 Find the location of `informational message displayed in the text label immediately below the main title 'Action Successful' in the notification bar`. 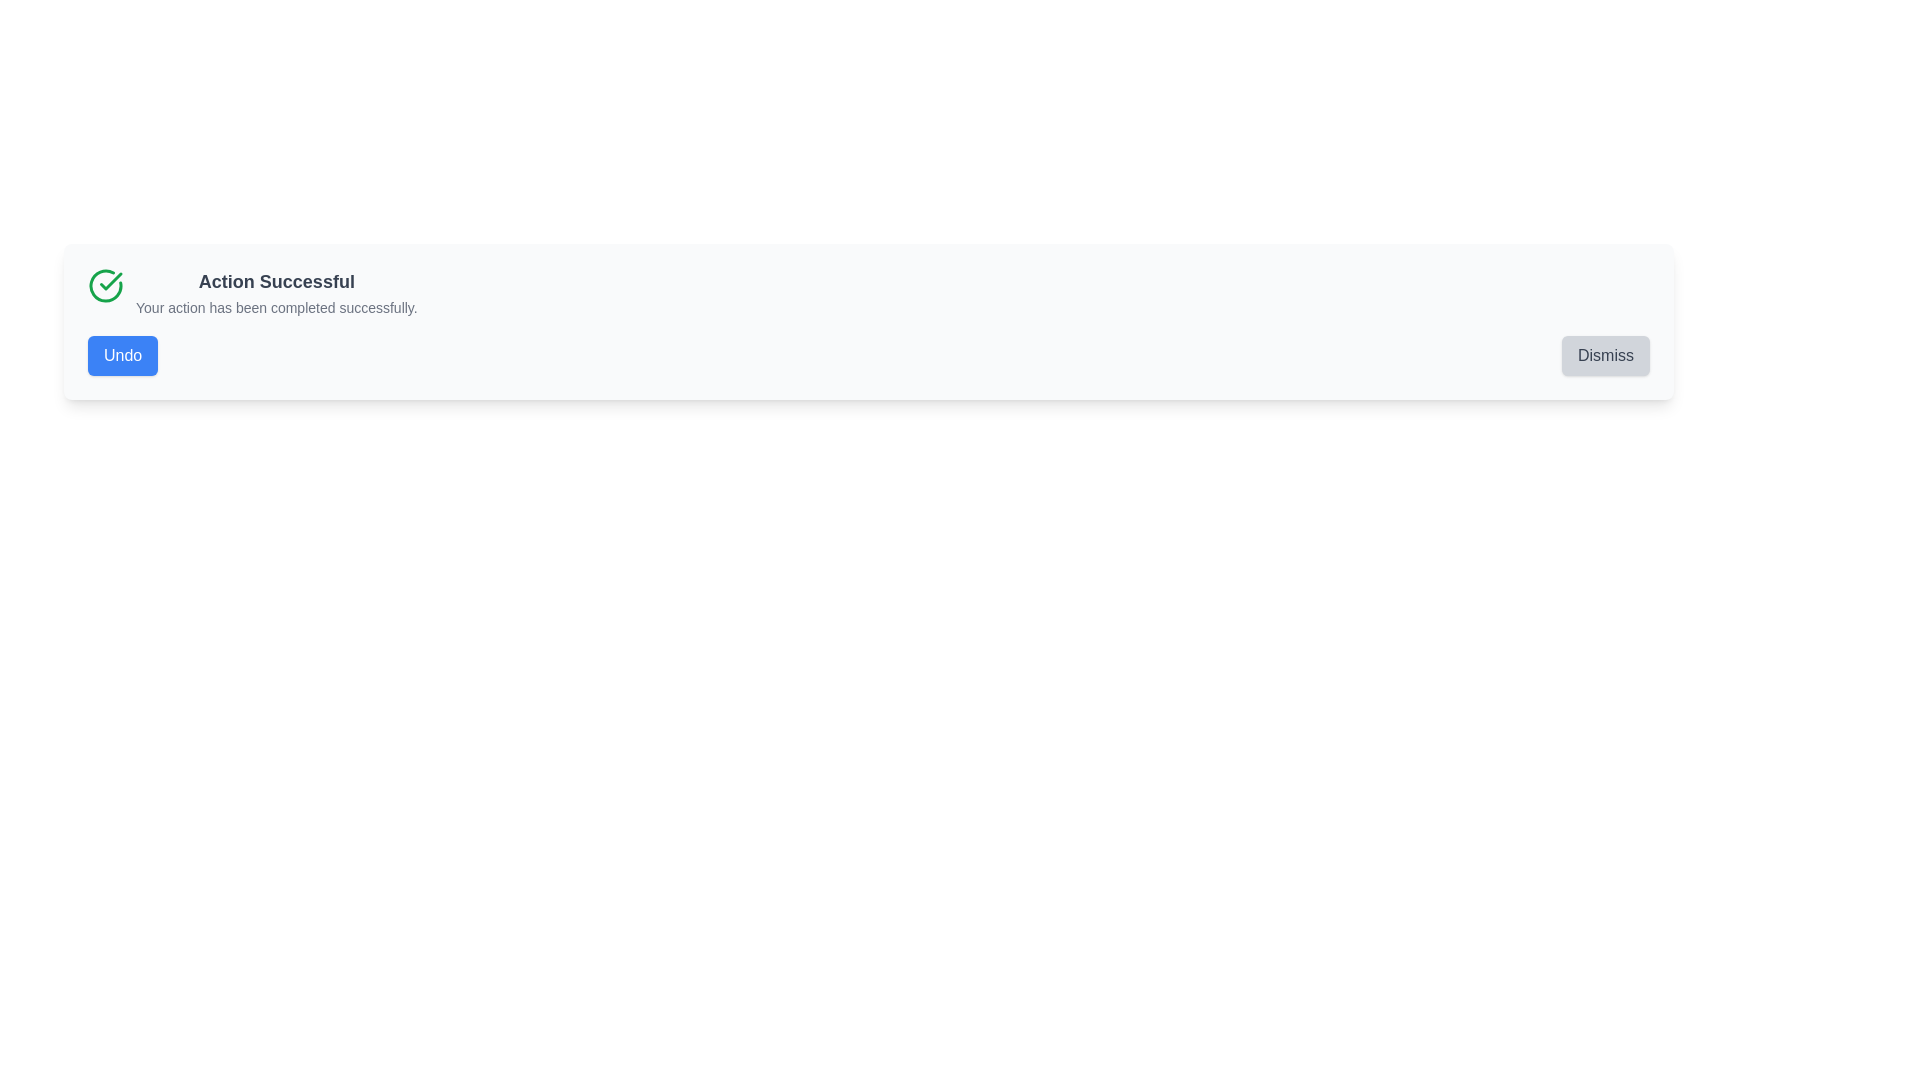

informational message displayed in the text label immediately below the main title 'Action Successful' in the notification bar is located at coordinates (275, 308).